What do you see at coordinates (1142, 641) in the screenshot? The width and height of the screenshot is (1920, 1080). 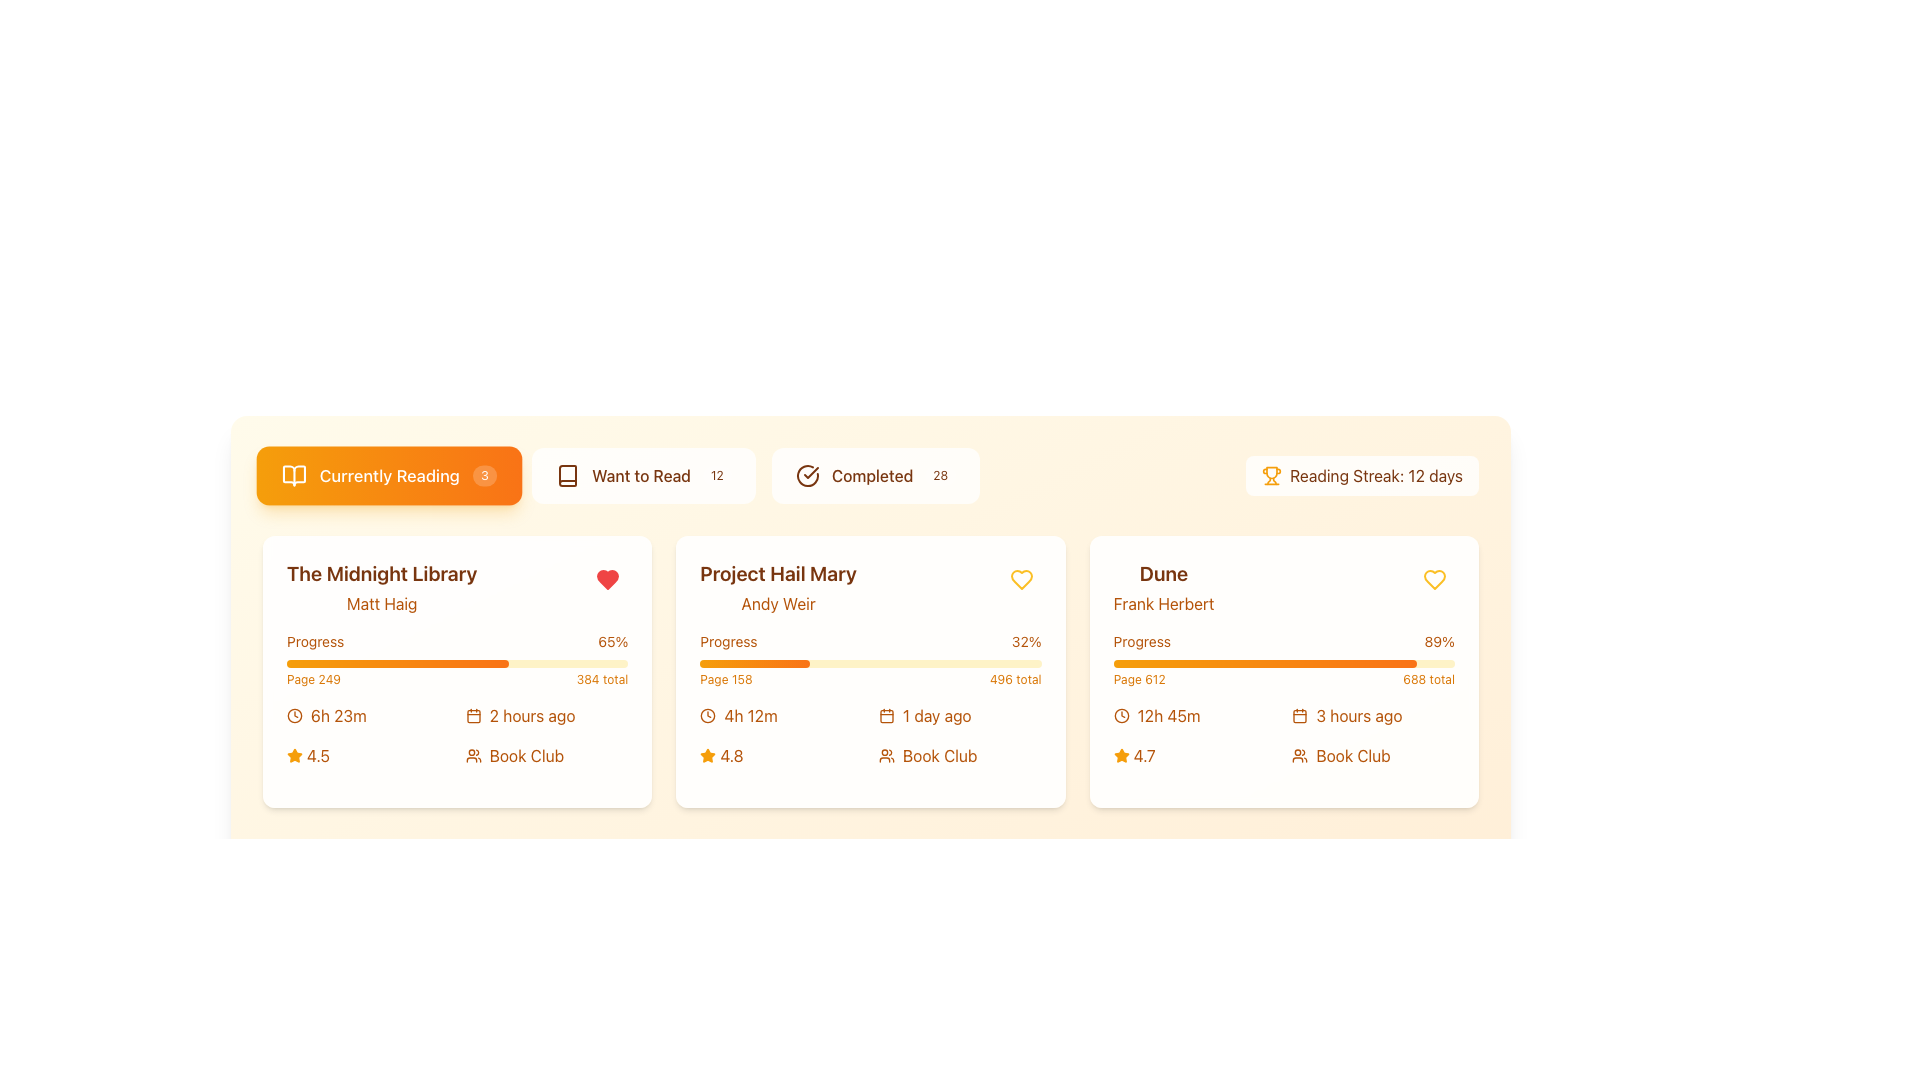 I see `the text label displaying 'Progress' in brownish color, located in the upper-left corner of the progress section of the 'Dune' card interface` at bounding box center [1142, 641].